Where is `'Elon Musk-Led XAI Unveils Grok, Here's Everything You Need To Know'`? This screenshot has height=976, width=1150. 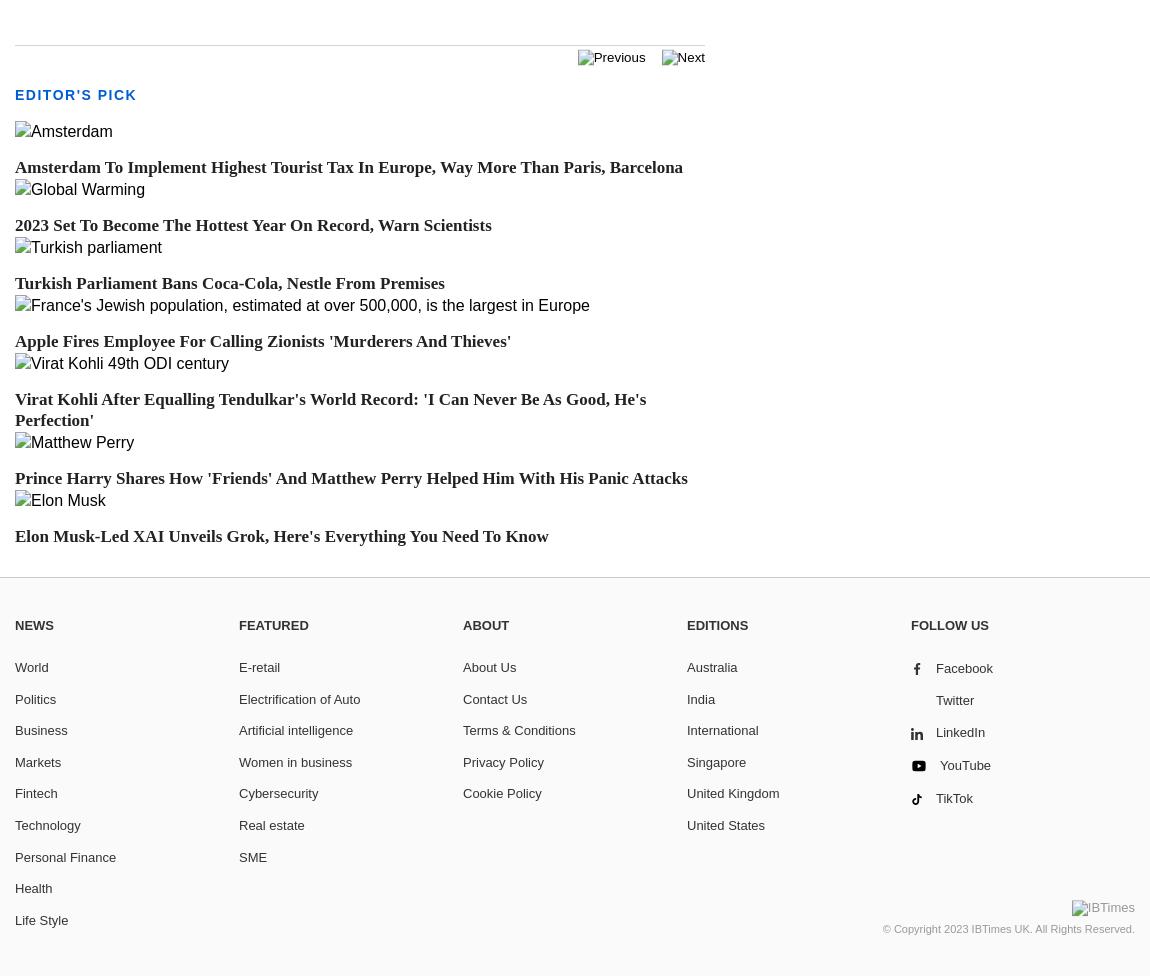
'Elon Musk-Led XAI Unveils Grok, Here's Everything You Need To Know' is located at coordinates (13, 535).